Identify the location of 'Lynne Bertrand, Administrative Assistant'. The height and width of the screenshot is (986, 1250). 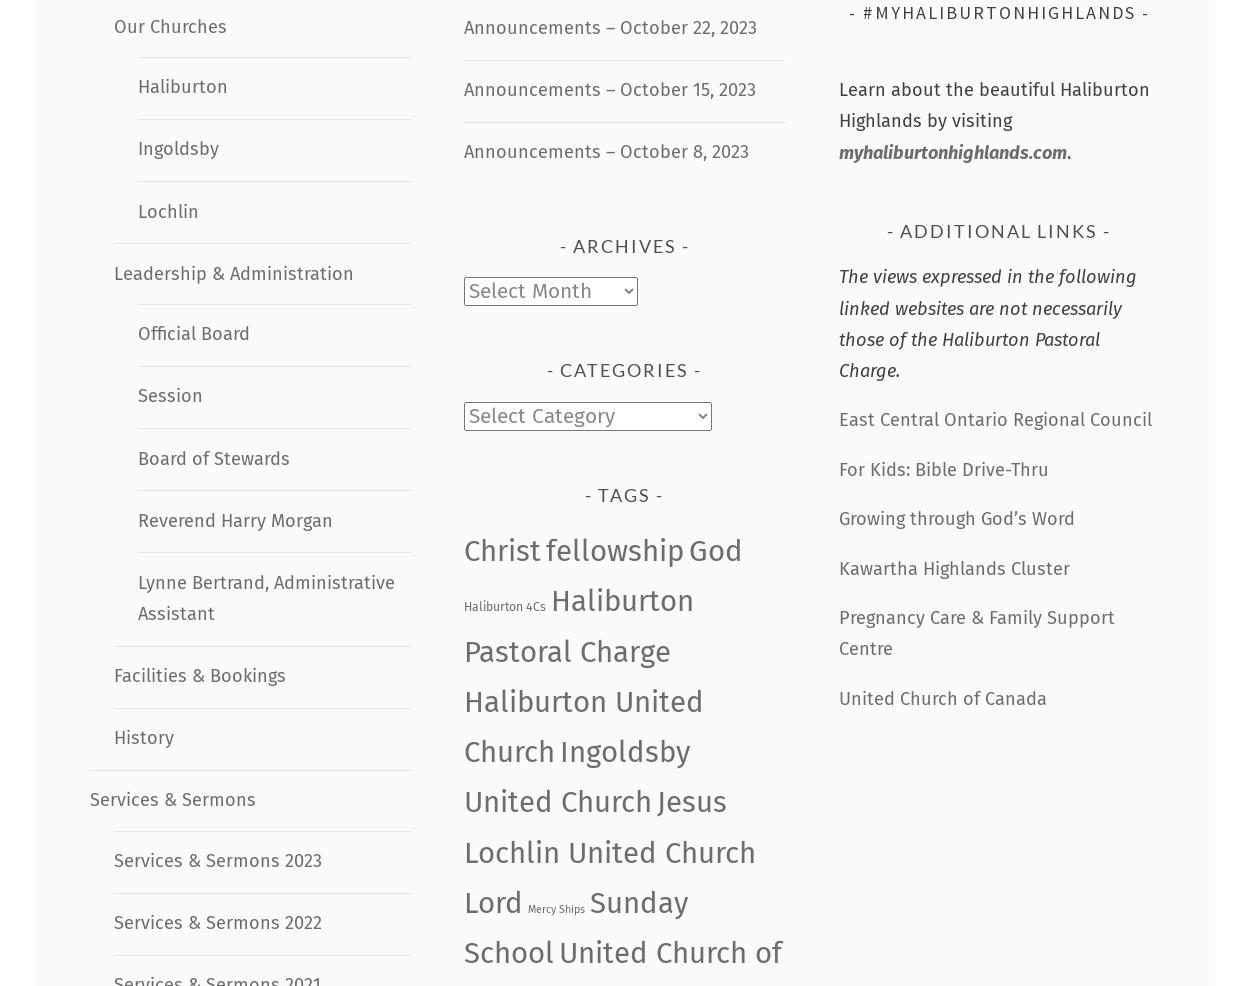
(265, 597).